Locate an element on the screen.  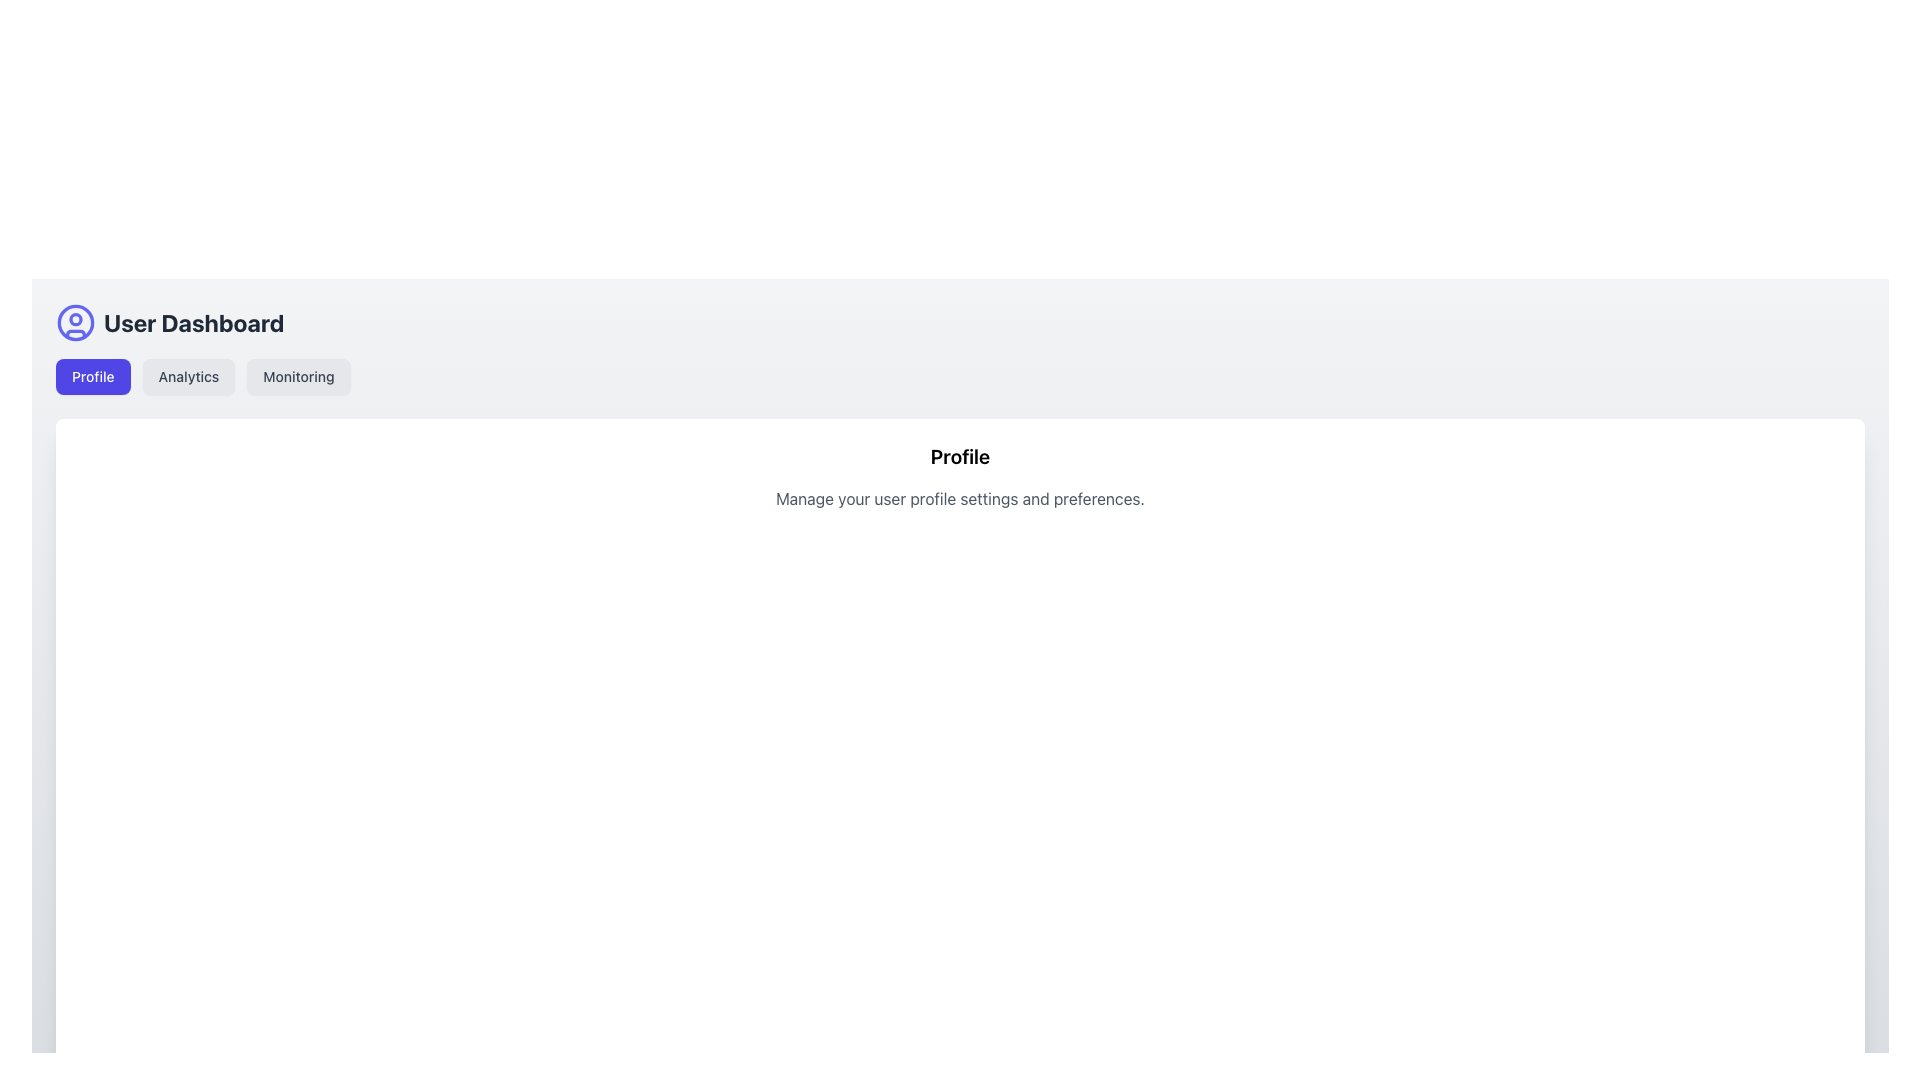
the small circle SVG element that is part of the user profile icon located in the top-left corner of the dashboard interface, next to the 'User Dashboard' text is located at coordinates (76, 318).